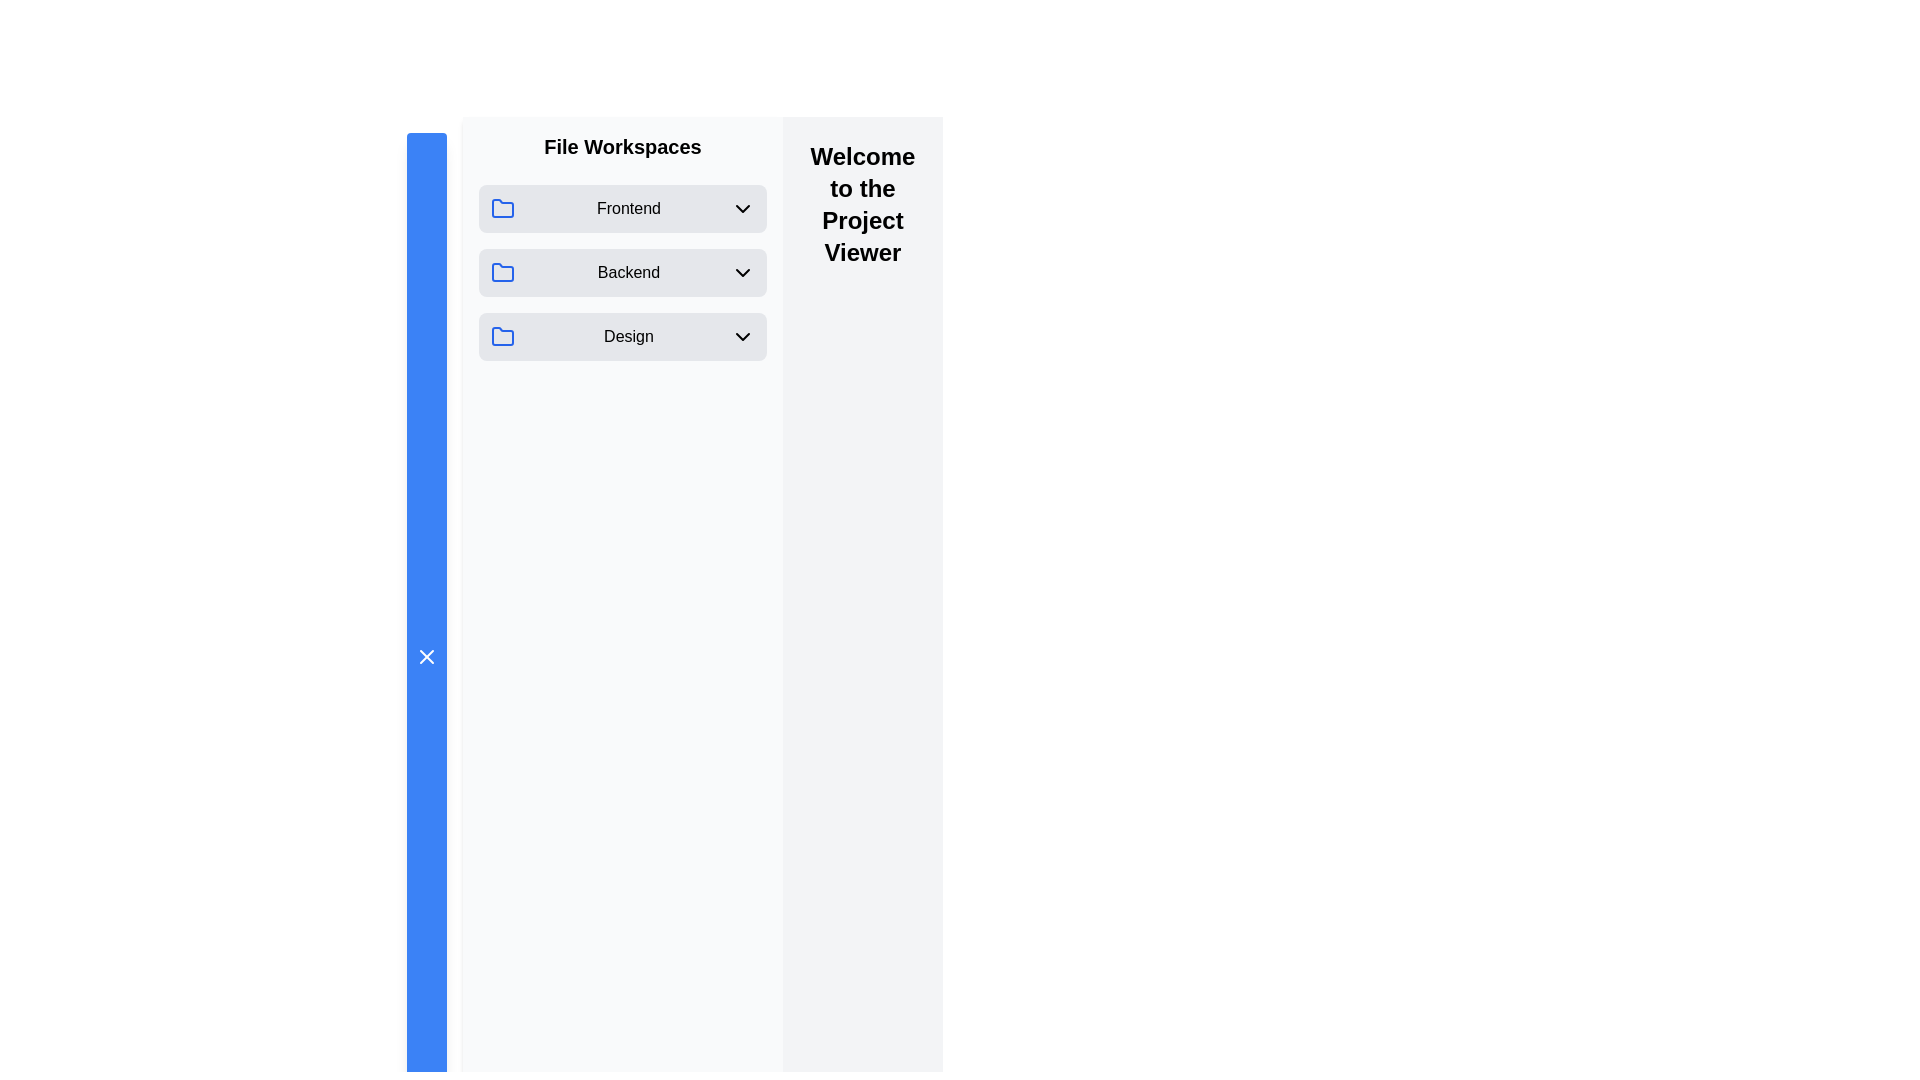  Describe the element at coordinates (742, 335) in the screenshot. I see `the Dropdown indicator icon located at the rightmost end of the 'Design' section` at that location.